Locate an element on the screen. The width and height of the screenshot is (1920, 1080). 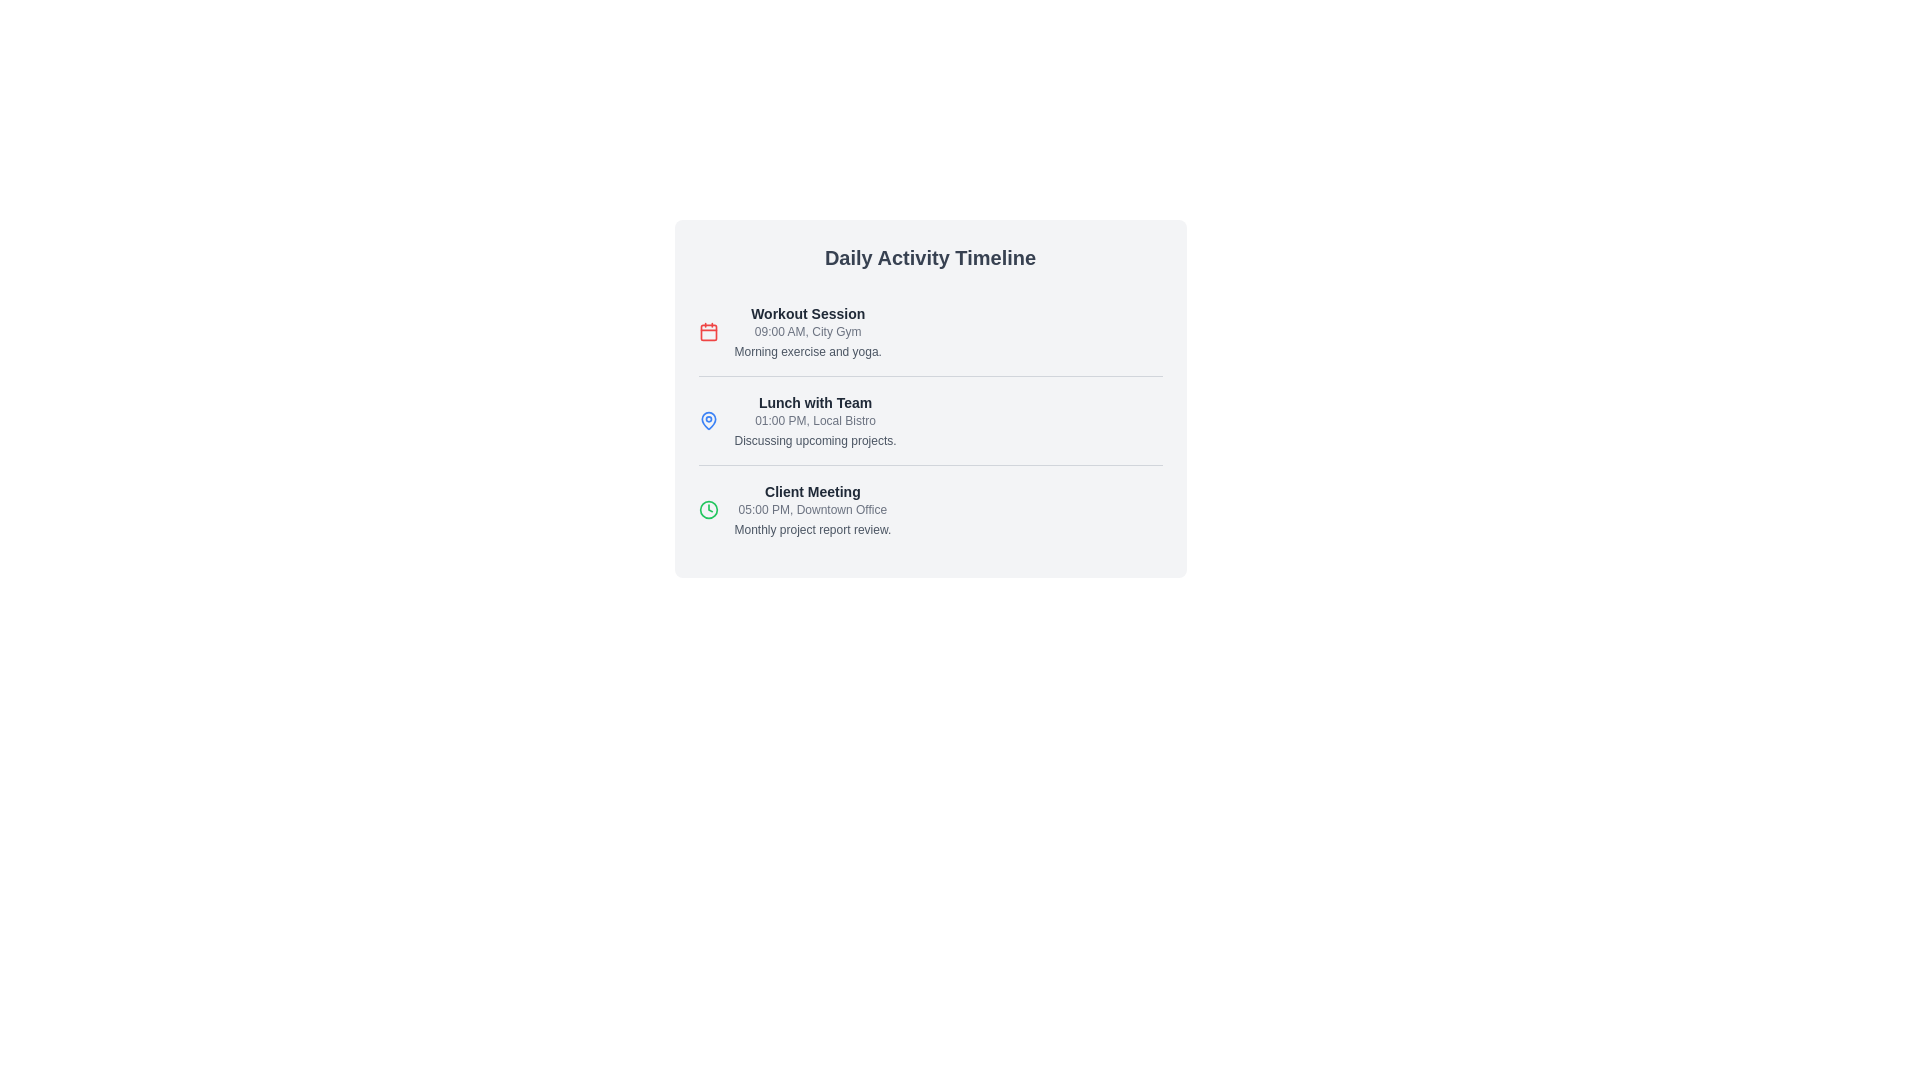
the text element that reads 'Morning exercise and yoga.', which is styled in a small, gray font and is positioned below the '09:00 AM, City Gym' element within the 'Workout Session' group is located at coordinates (808, 350).